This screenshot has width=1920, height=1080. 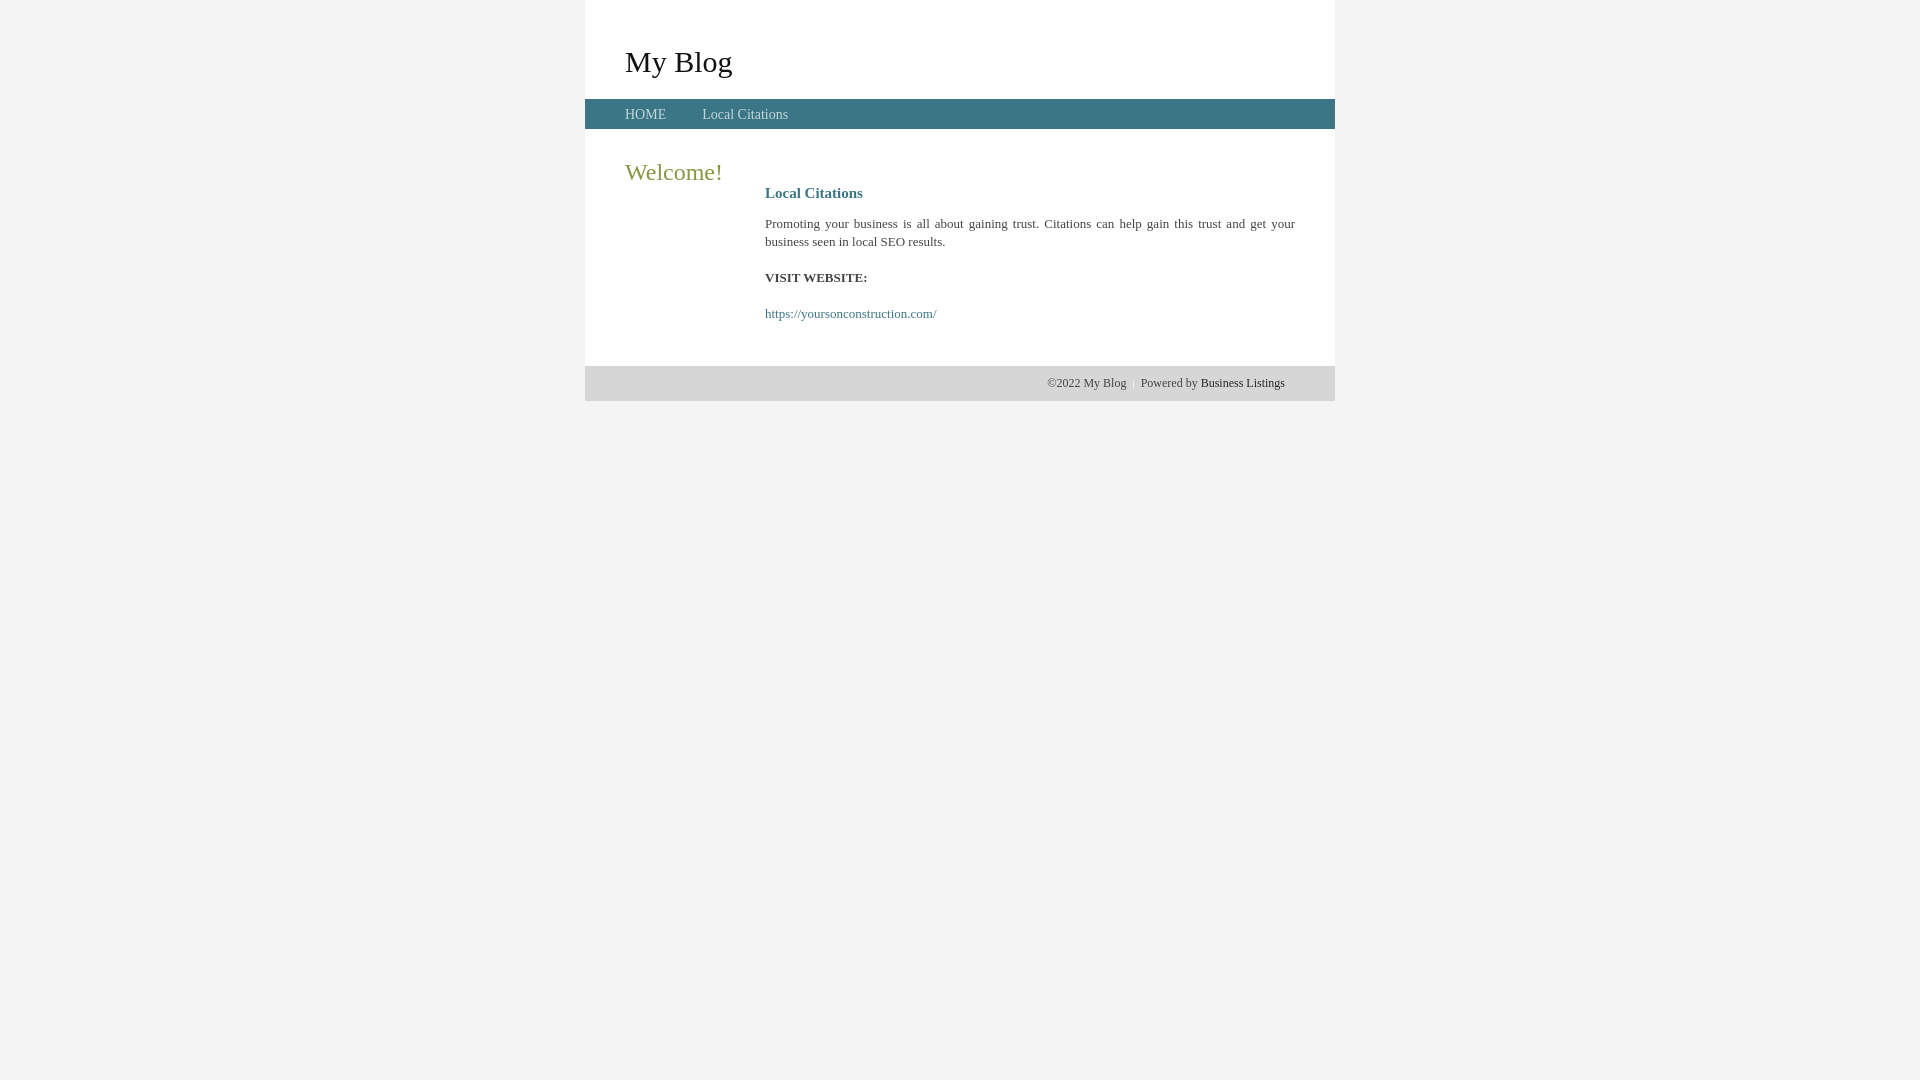 I want to click on 'My Blog', so click(x=623, y=60).